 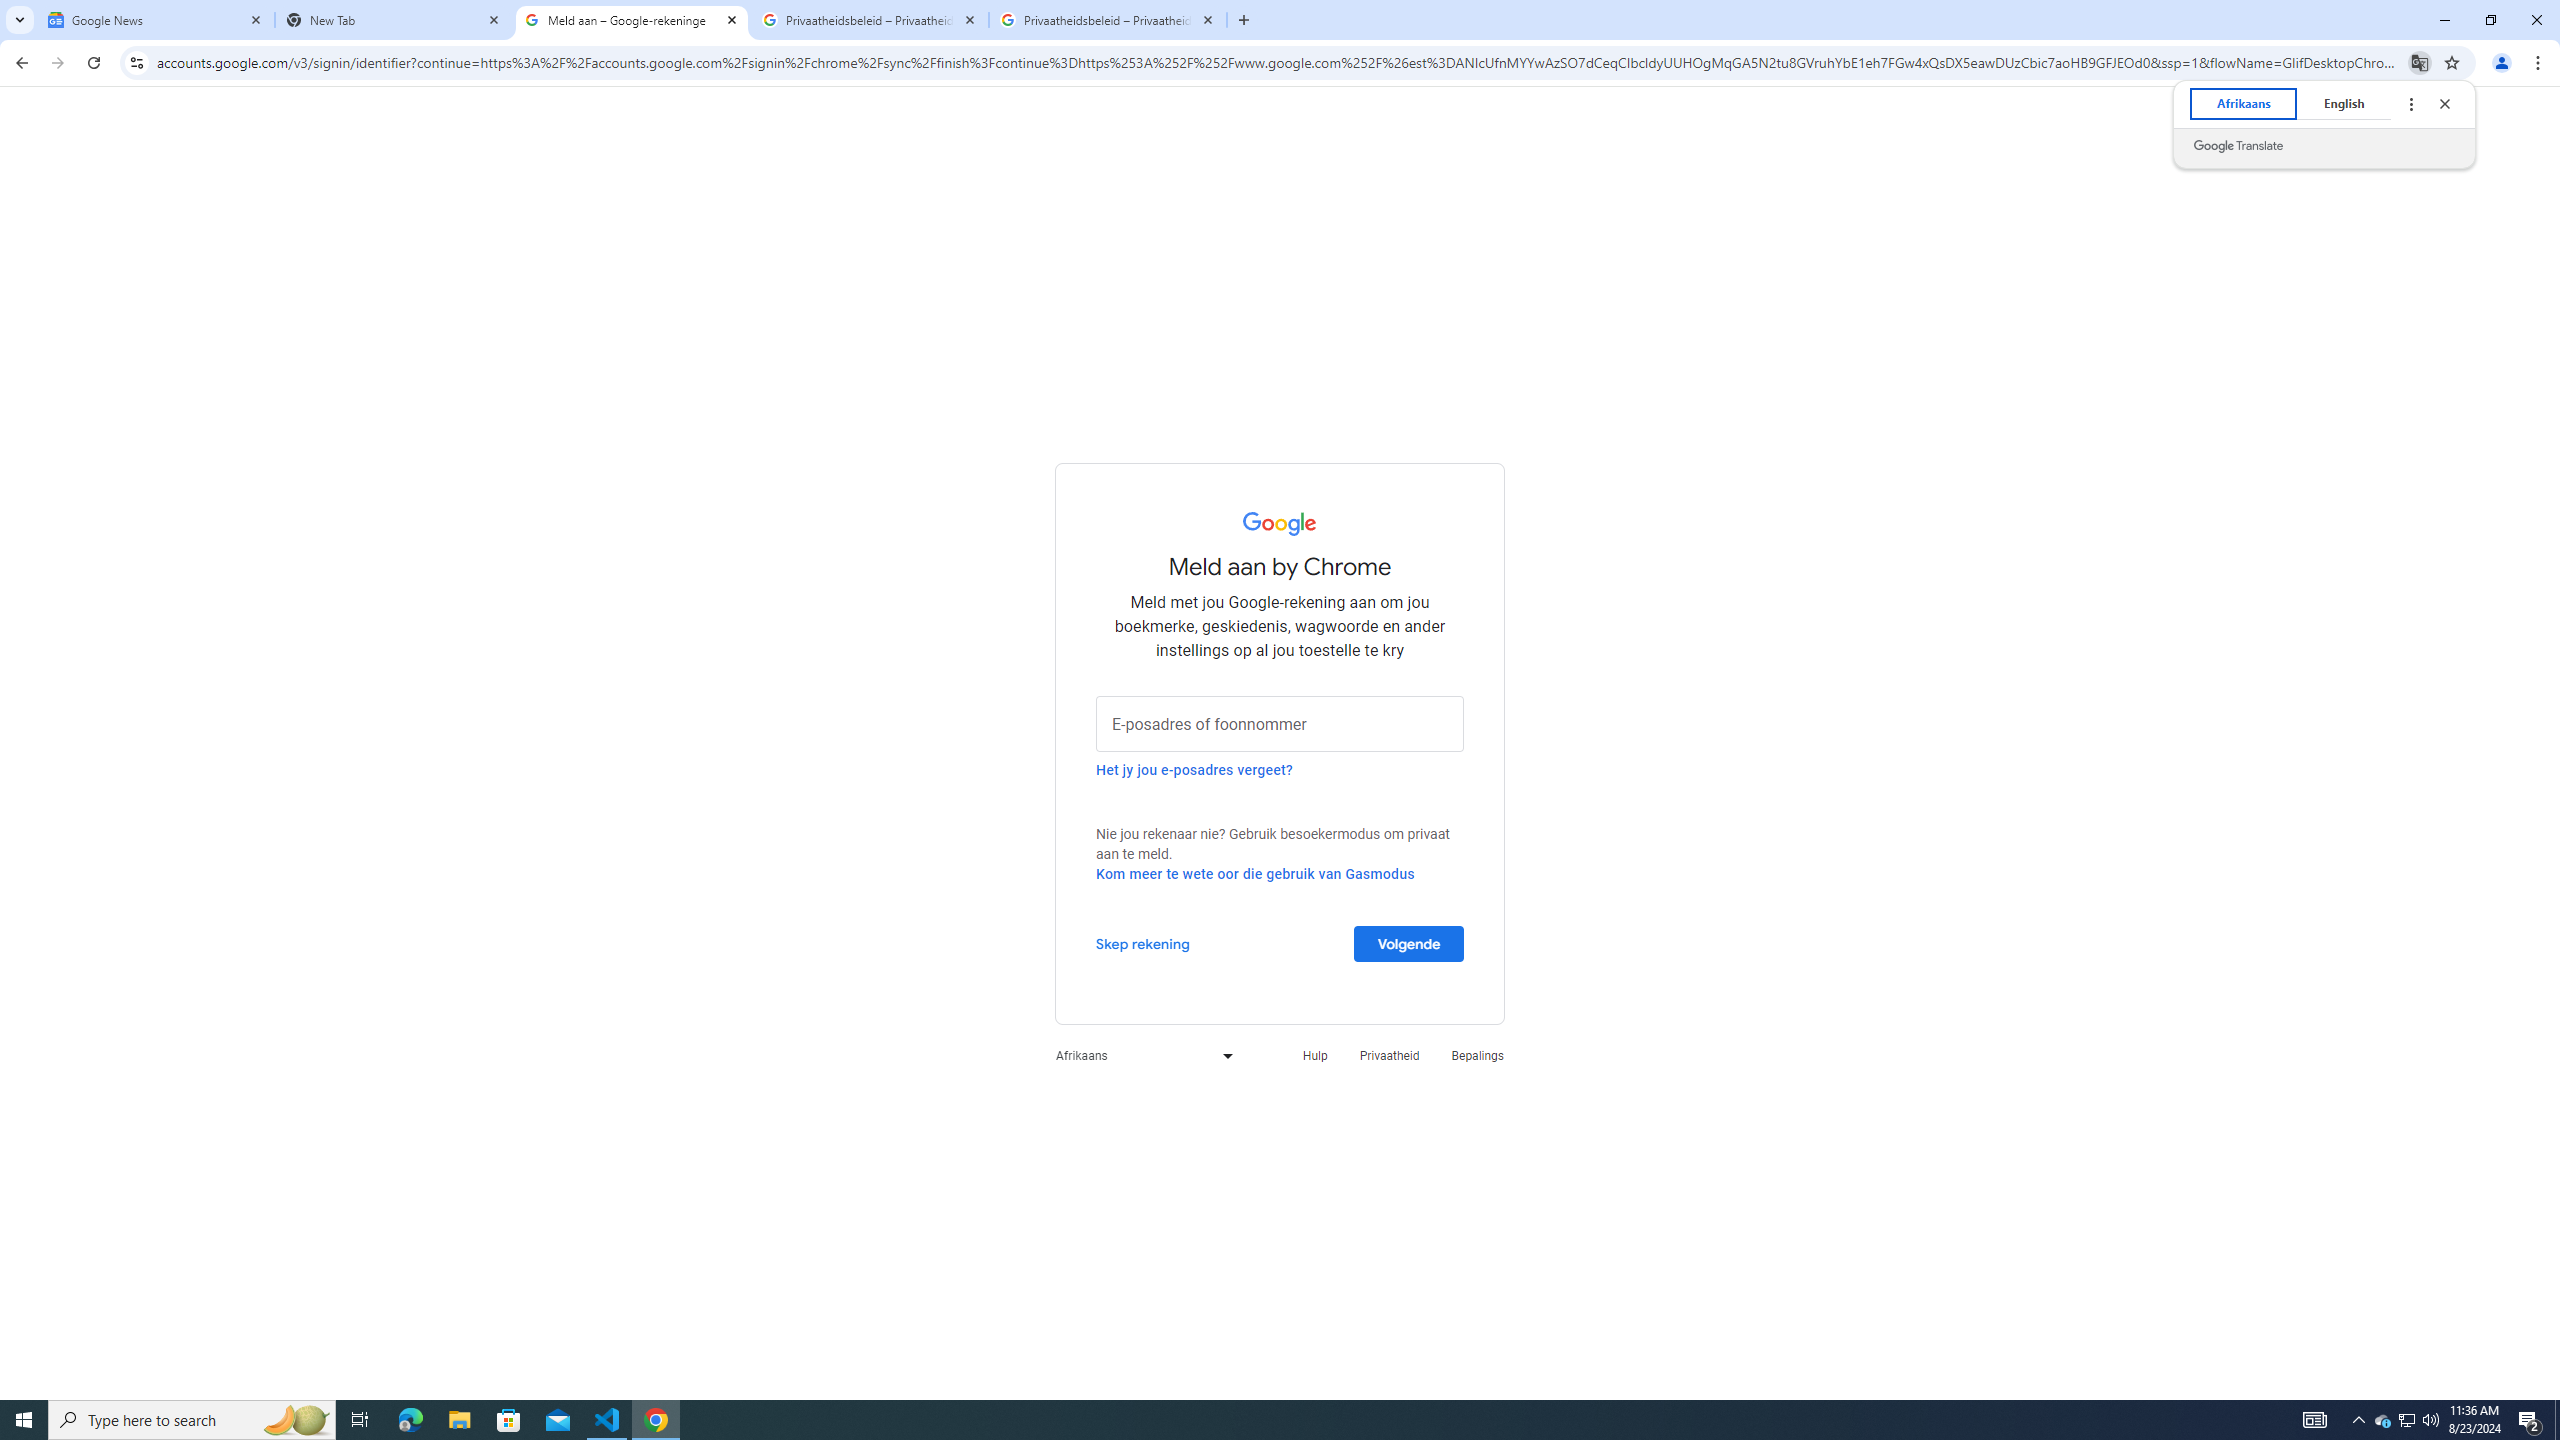 I want to click on 'Volgende', so click(x=1409, y=942).